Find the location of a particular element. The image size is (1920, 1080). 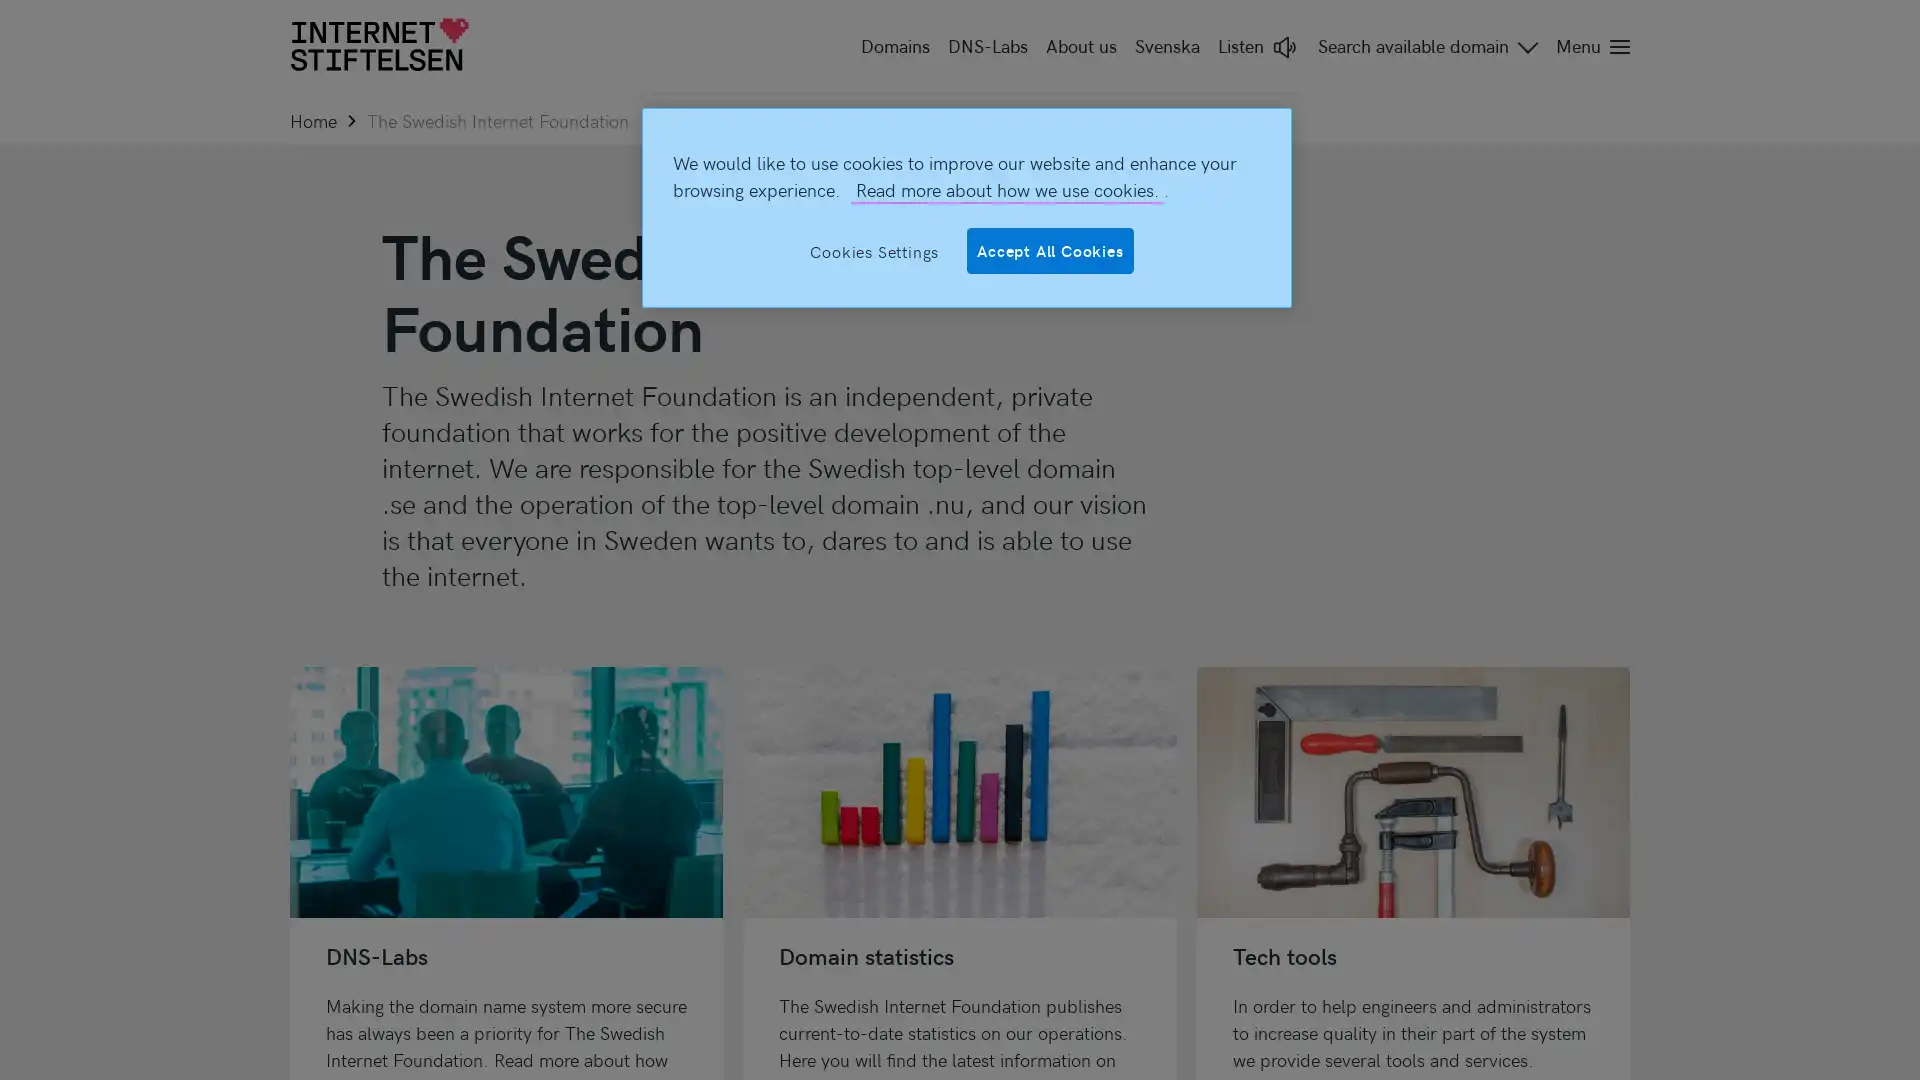

Accept All Cookies is located at coordinates (1049, 249).